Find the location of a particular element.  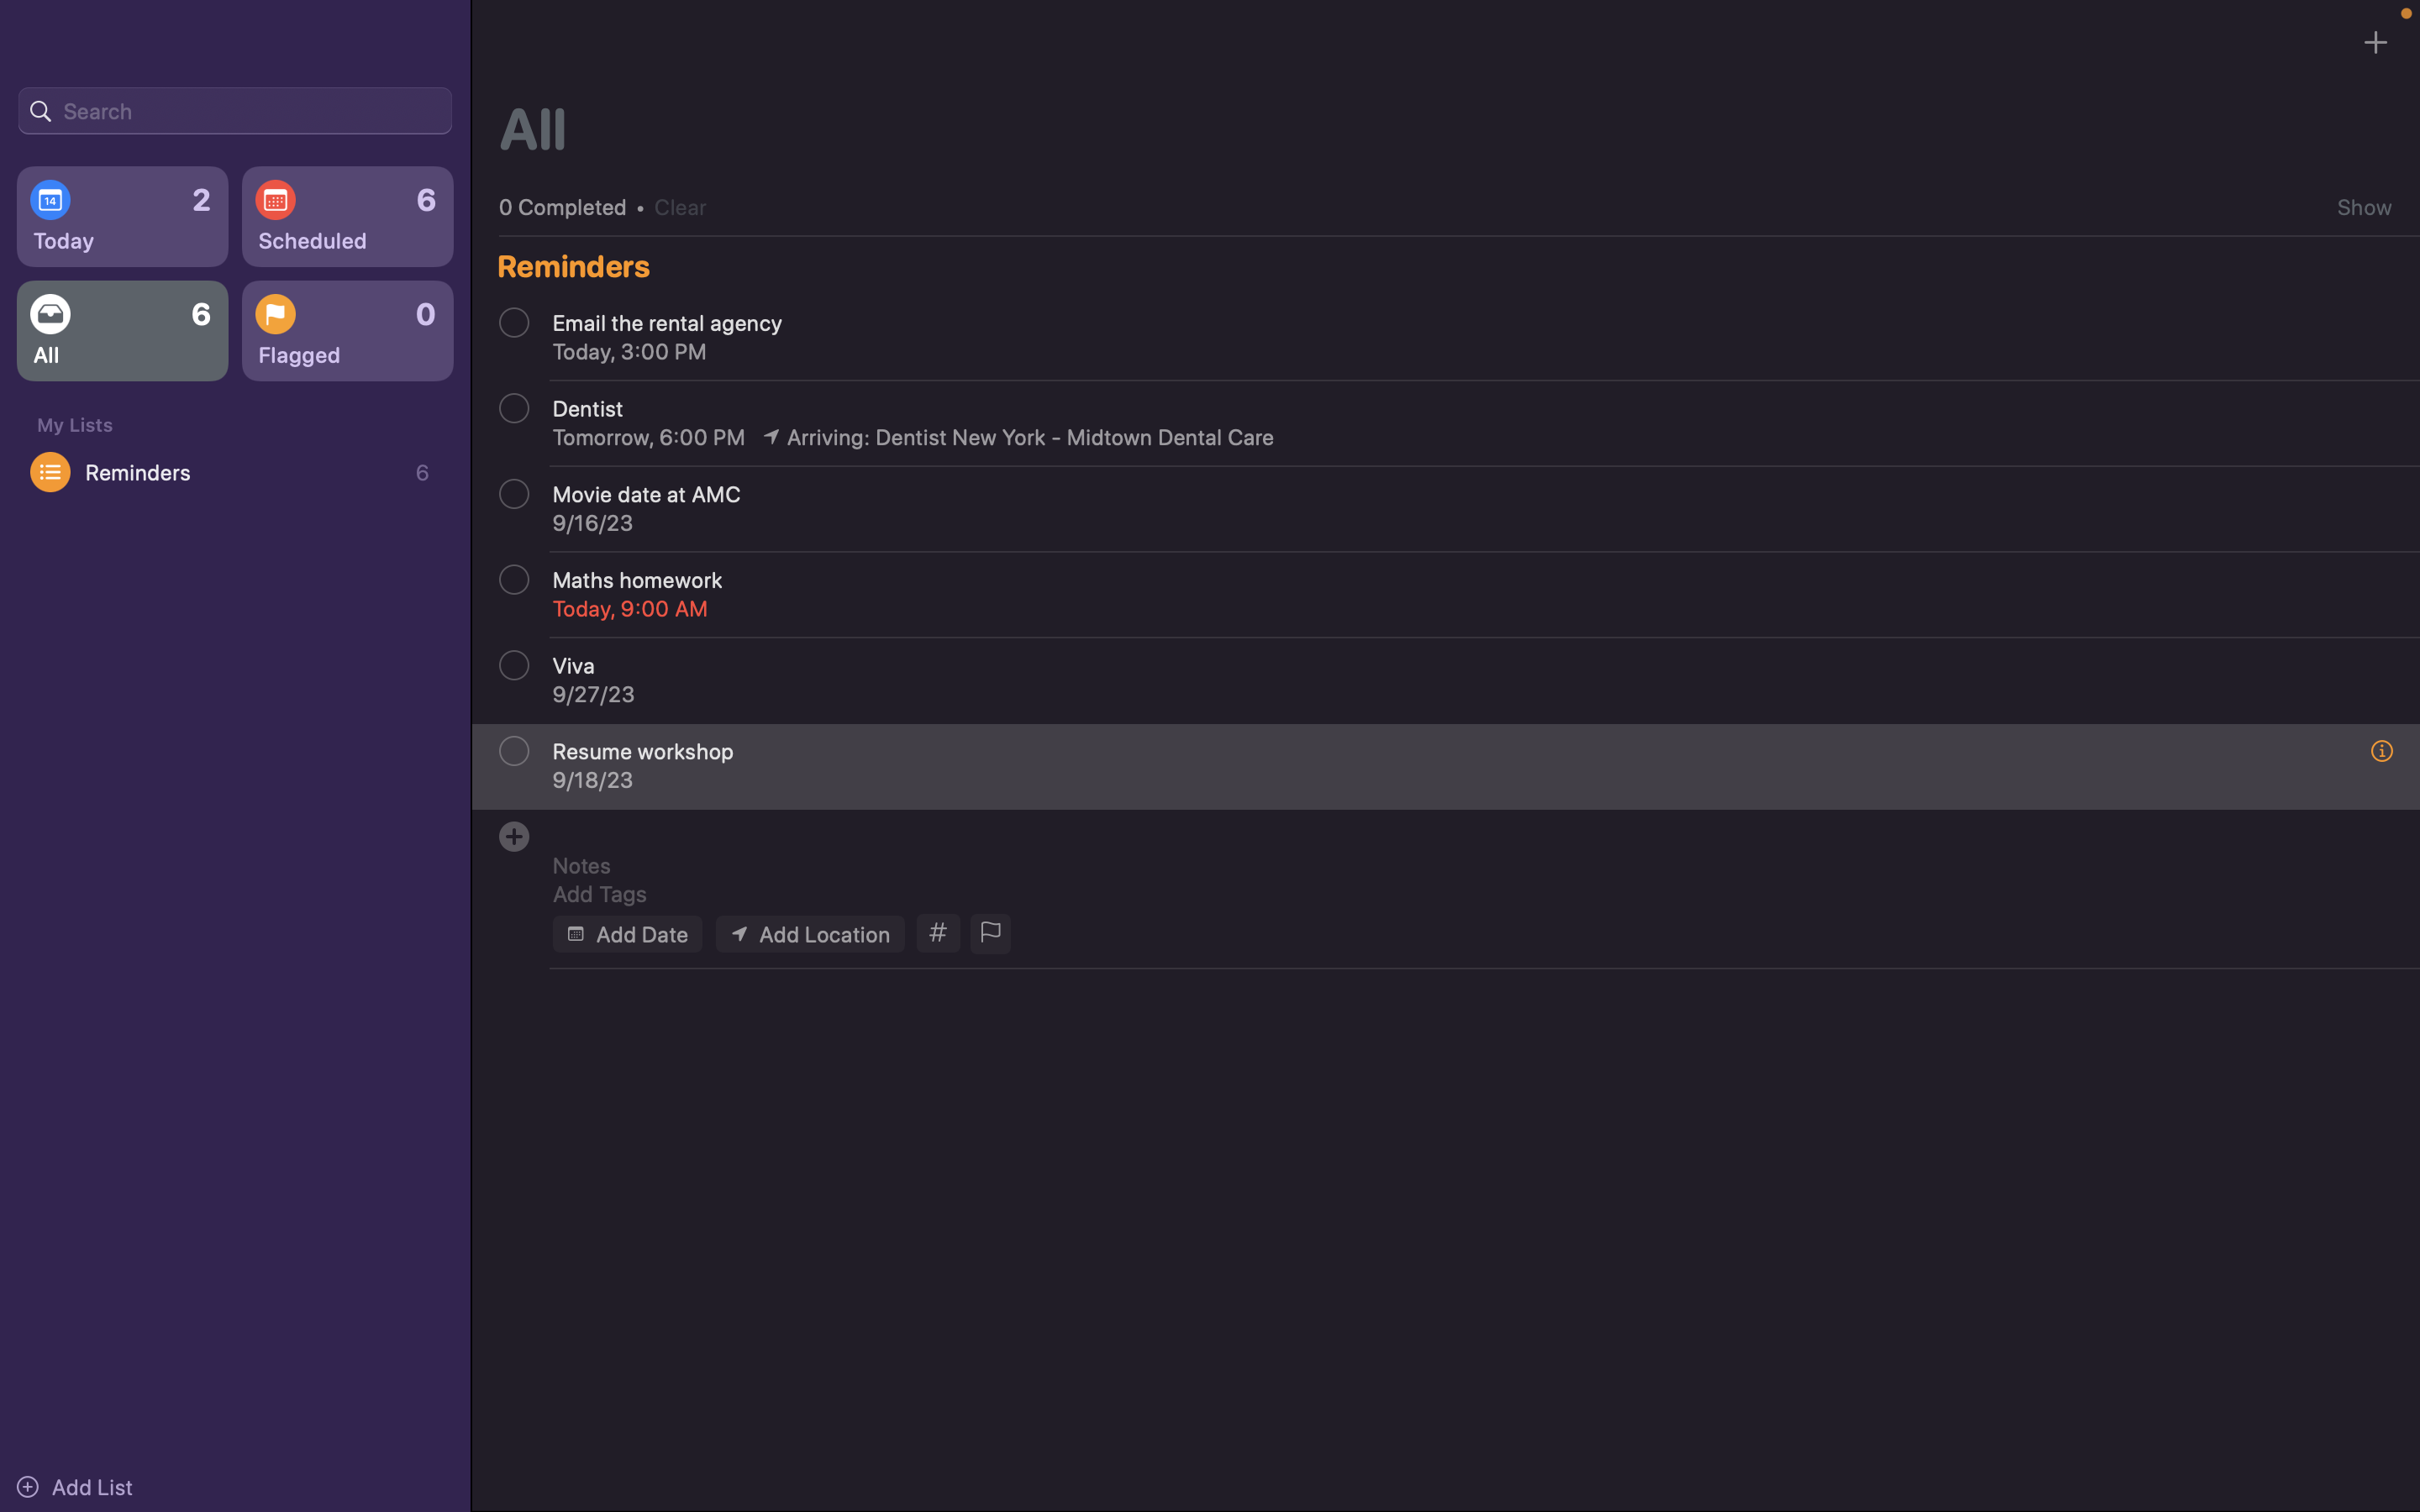

the date in new task as today is located at coordinates (625, 932).